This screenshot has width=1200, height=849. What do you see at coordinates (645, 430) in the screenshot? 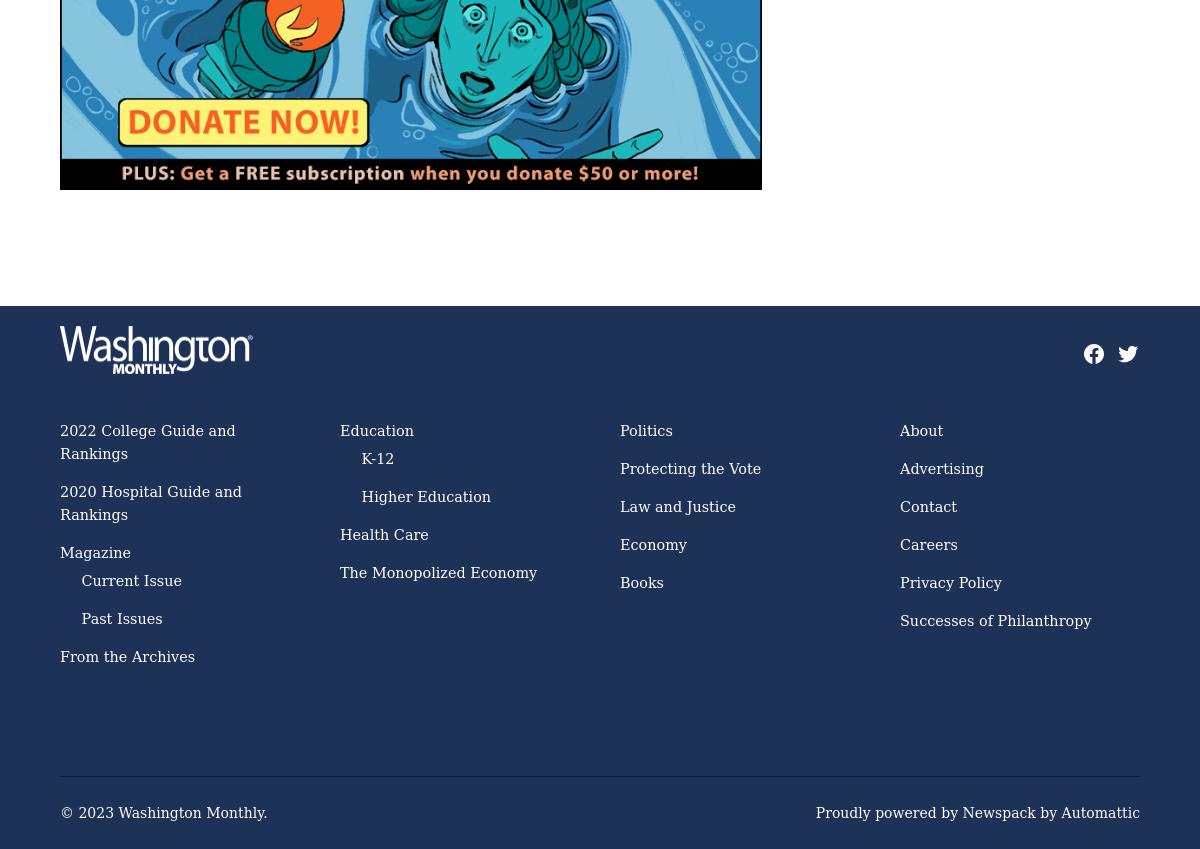
I see `'Politics'` at bounding box center [645, 430].